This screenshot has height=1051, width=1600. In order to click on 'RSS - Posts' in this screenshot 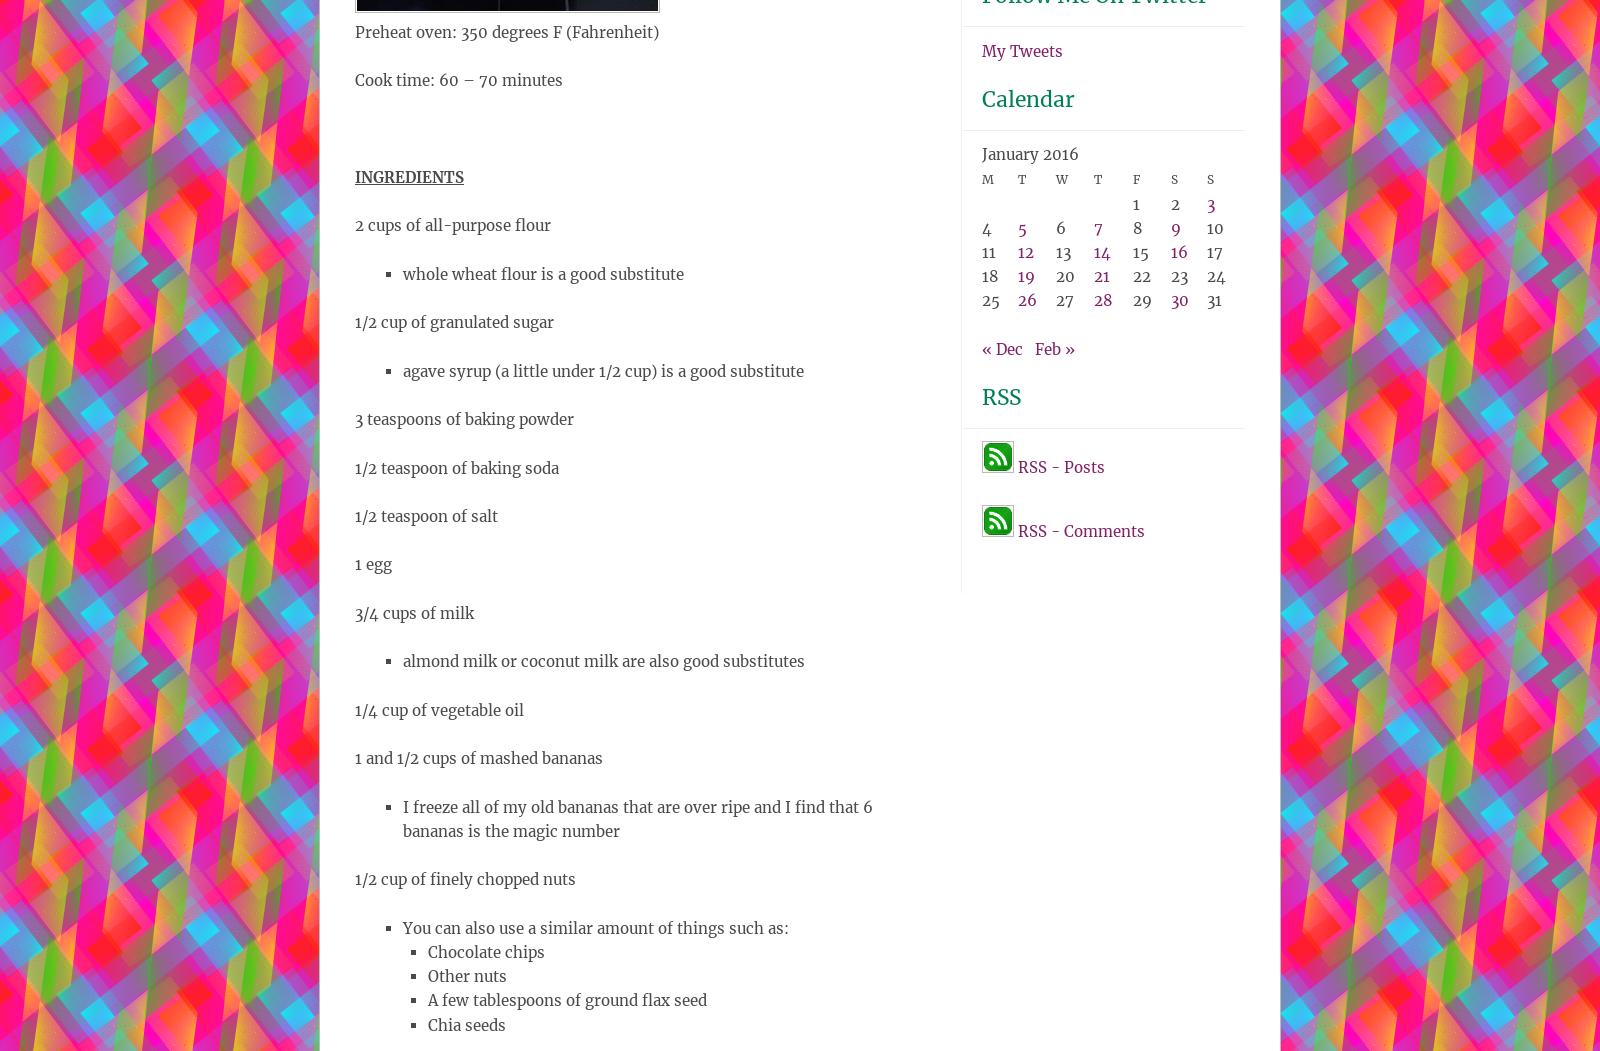, I will do `click(1060, 466)`.